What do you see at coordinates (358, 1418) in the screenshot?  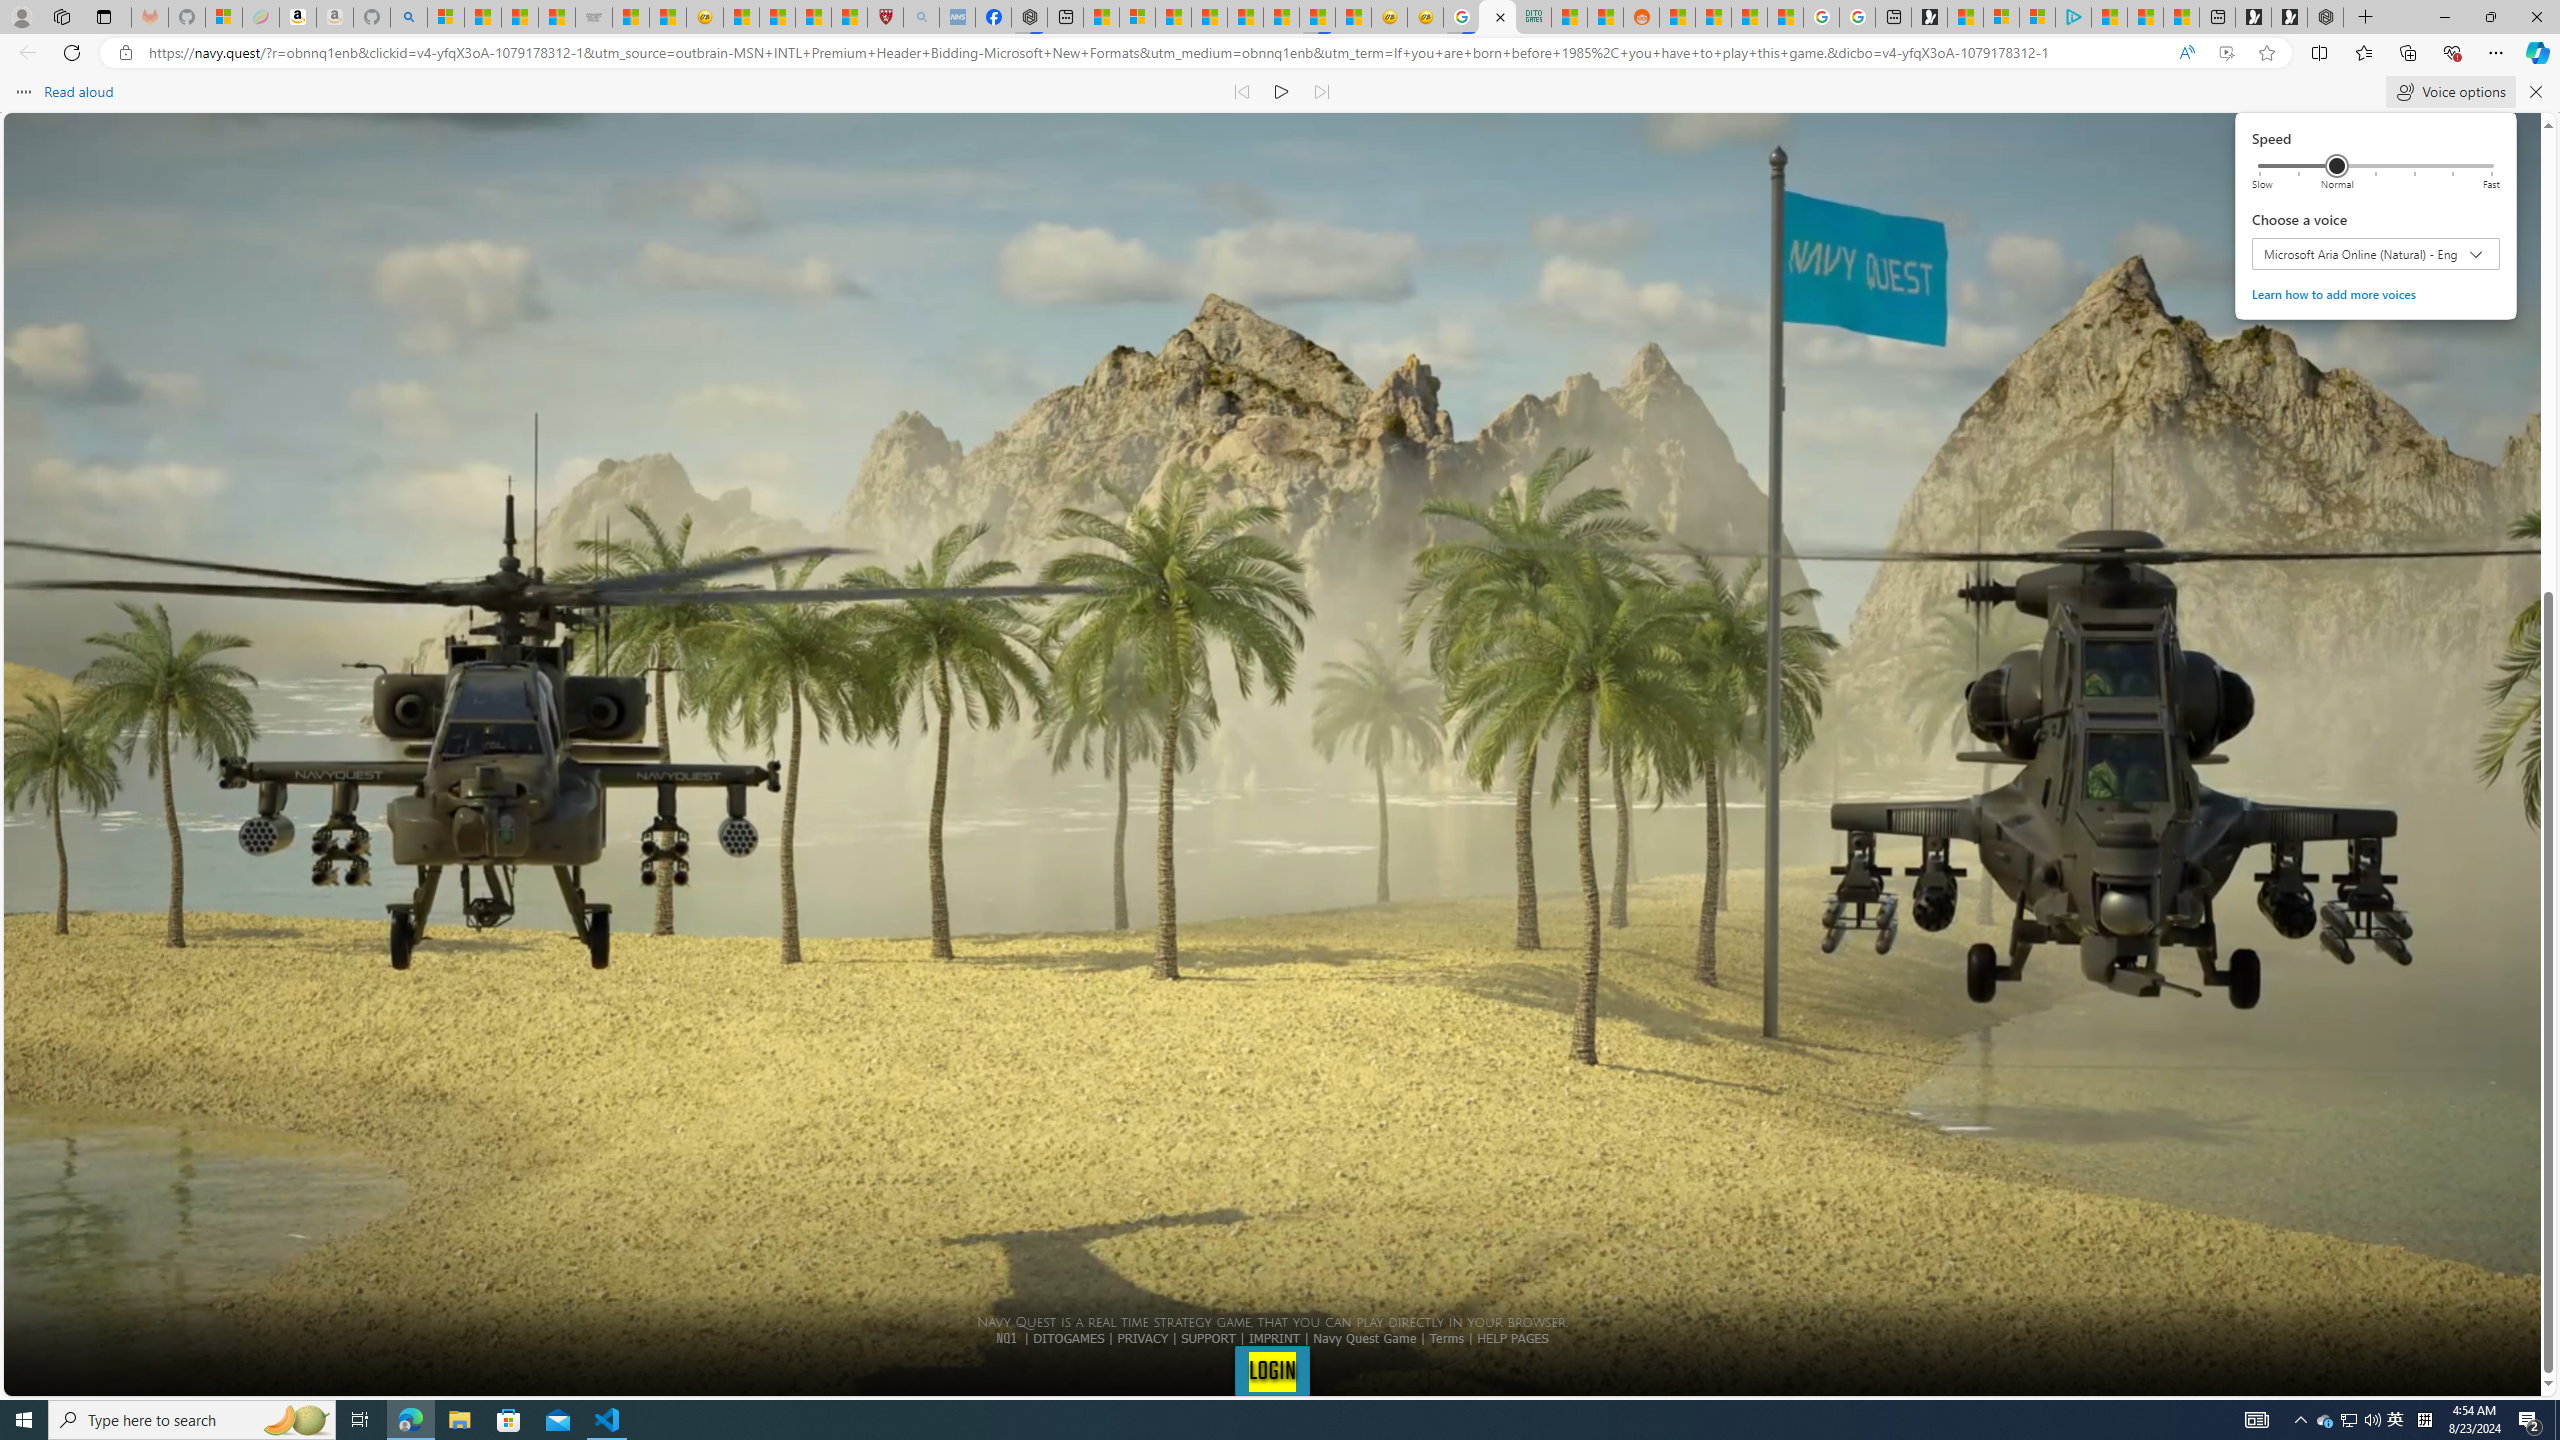 I see `'Task View'` at bounding box center [358, 1418].